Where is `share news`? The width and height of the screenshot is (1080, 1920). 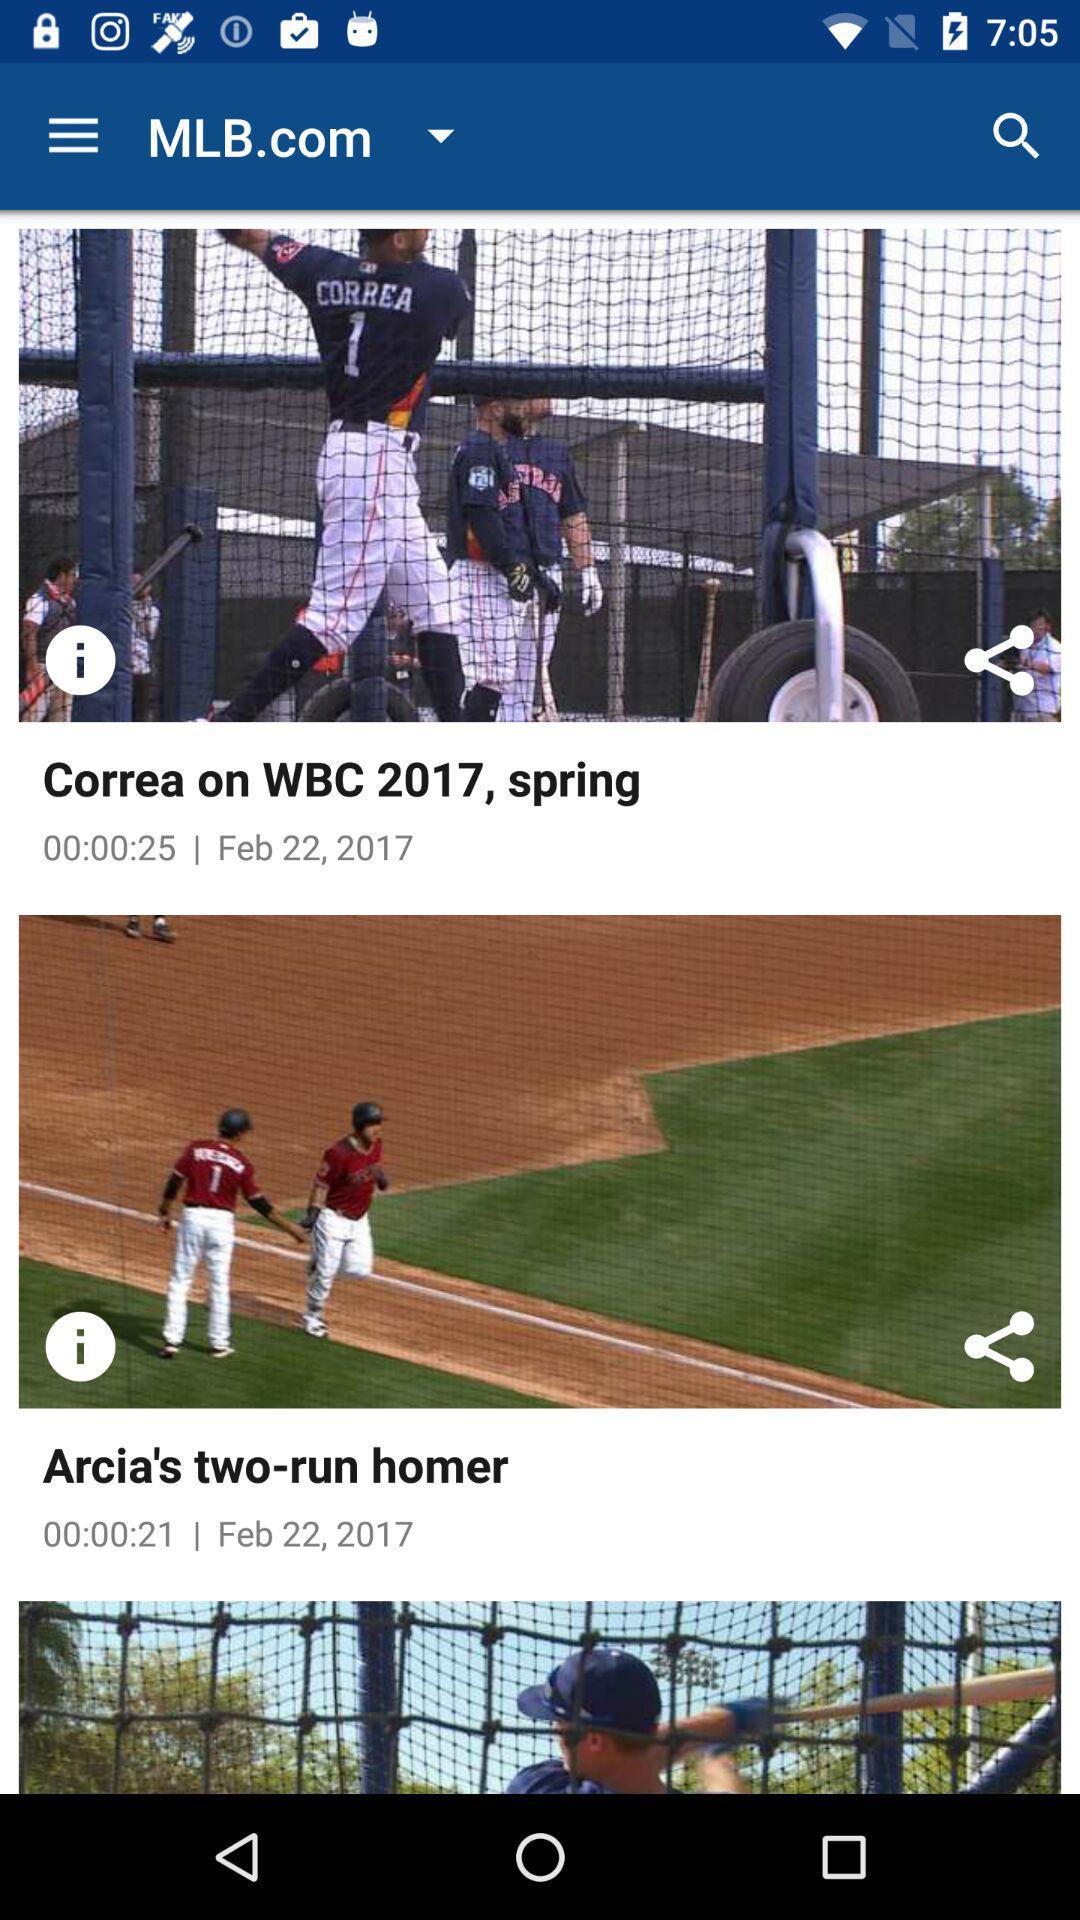 share news is located at coordinates (999, 1346).